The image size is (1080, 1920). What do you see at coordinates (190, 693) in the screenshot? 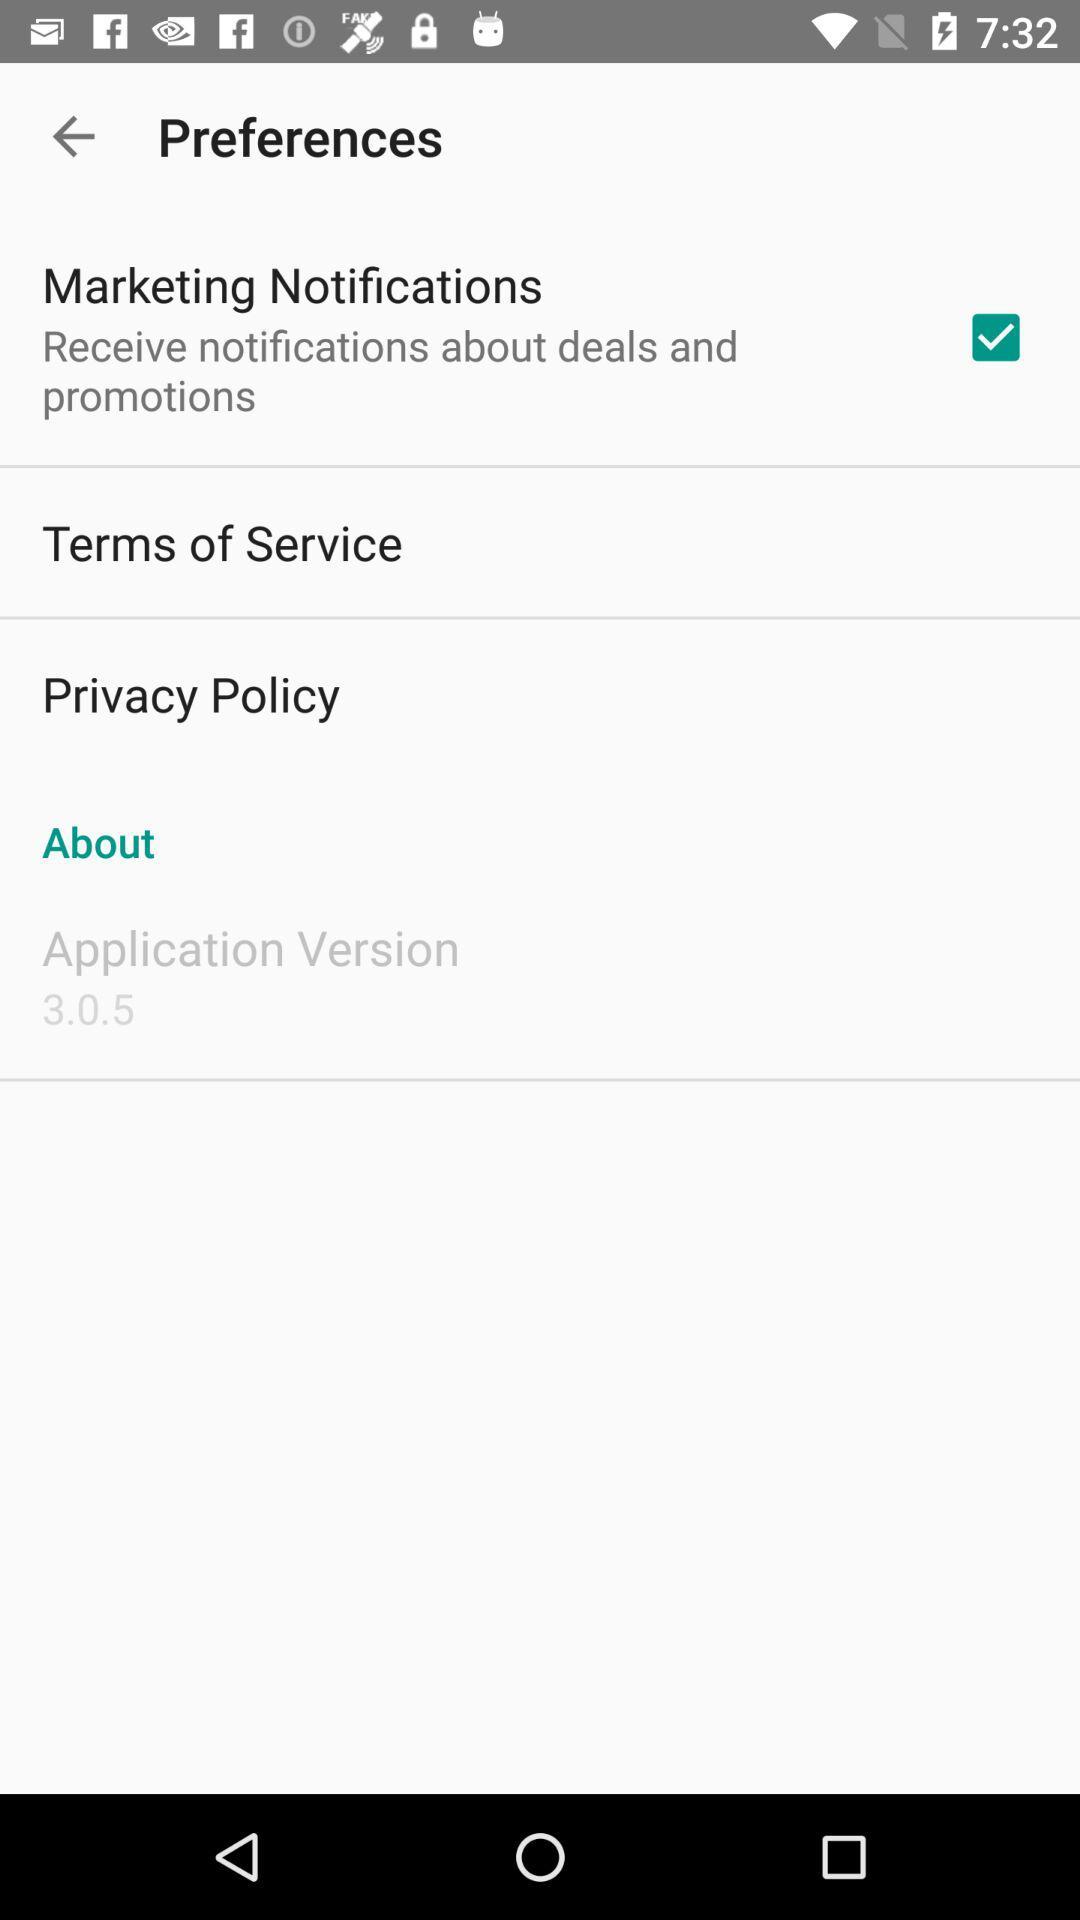
I see `icon below the terms of service app` at bounding box center [190, 693].